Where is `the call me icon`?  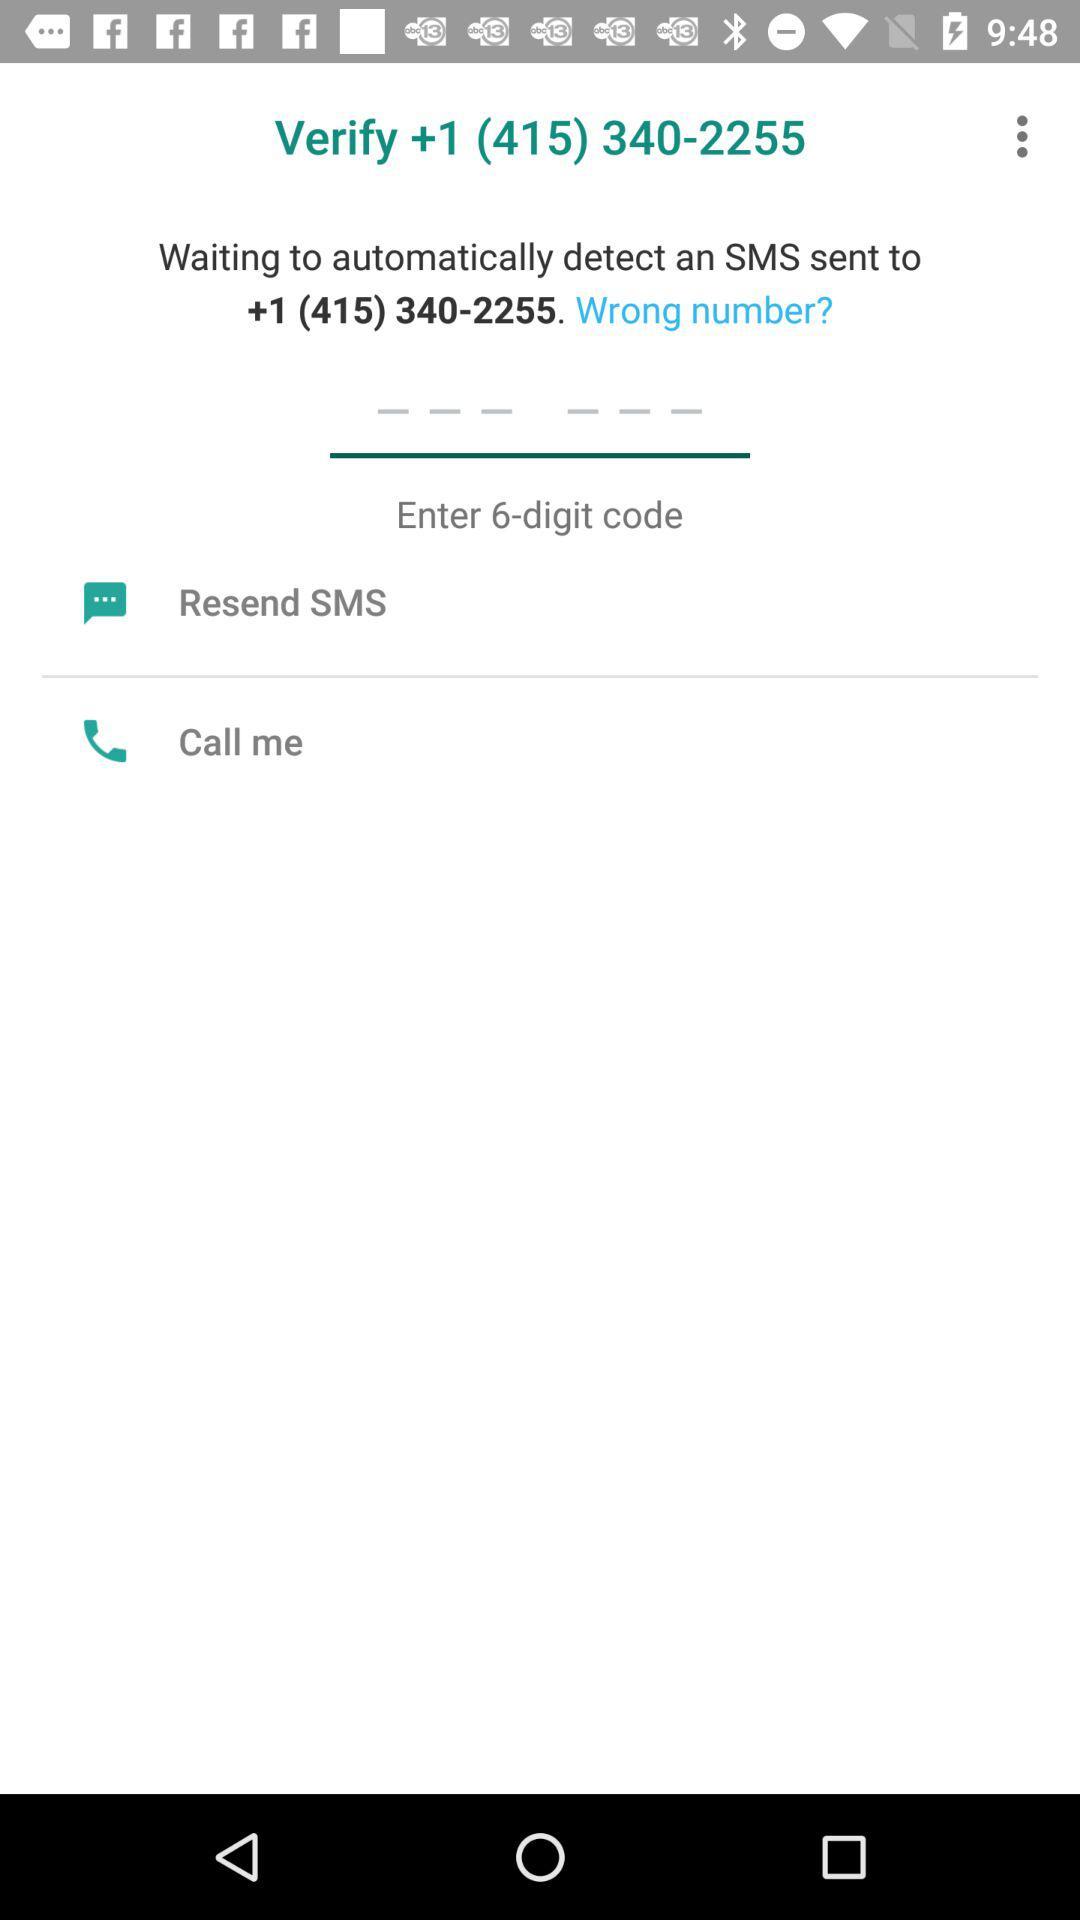 the call me icon is located at coordinates (188, 739).